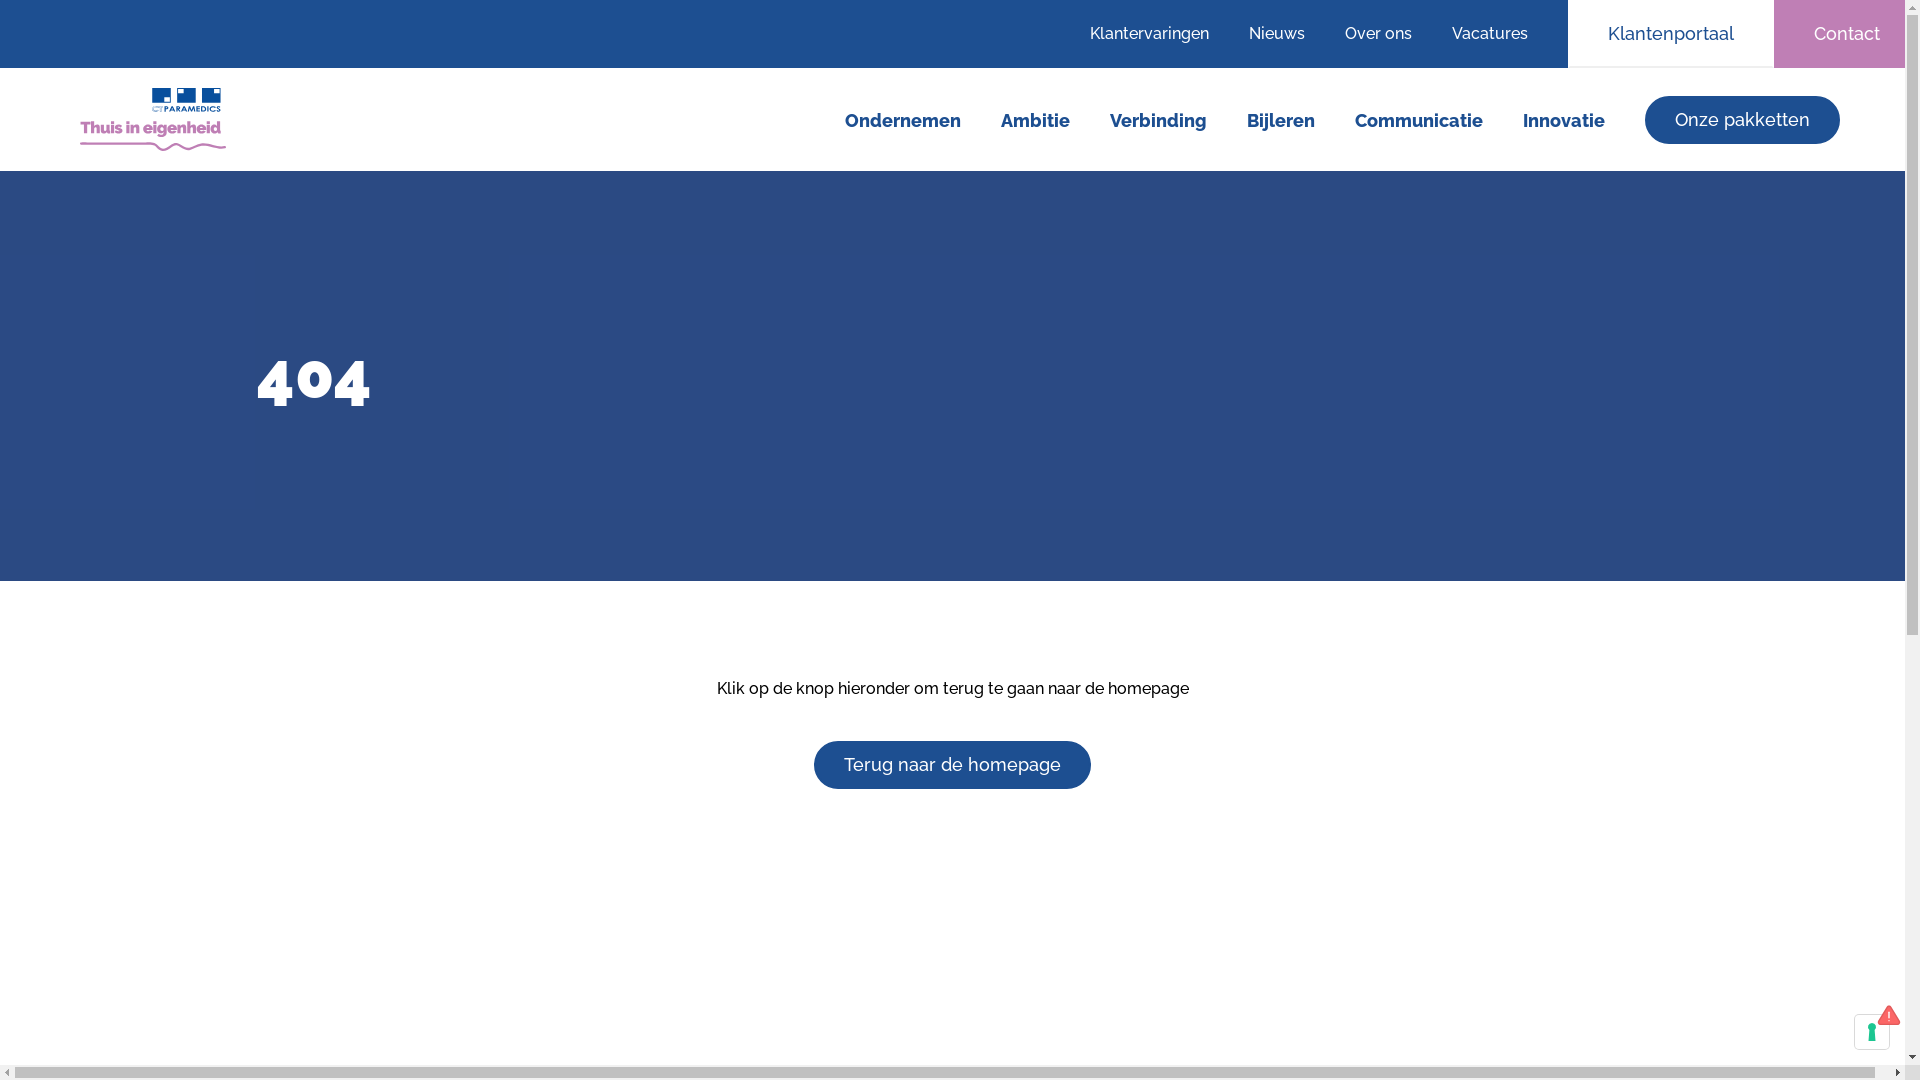  I want to click on 'Innovatie', so click(1563, 120).